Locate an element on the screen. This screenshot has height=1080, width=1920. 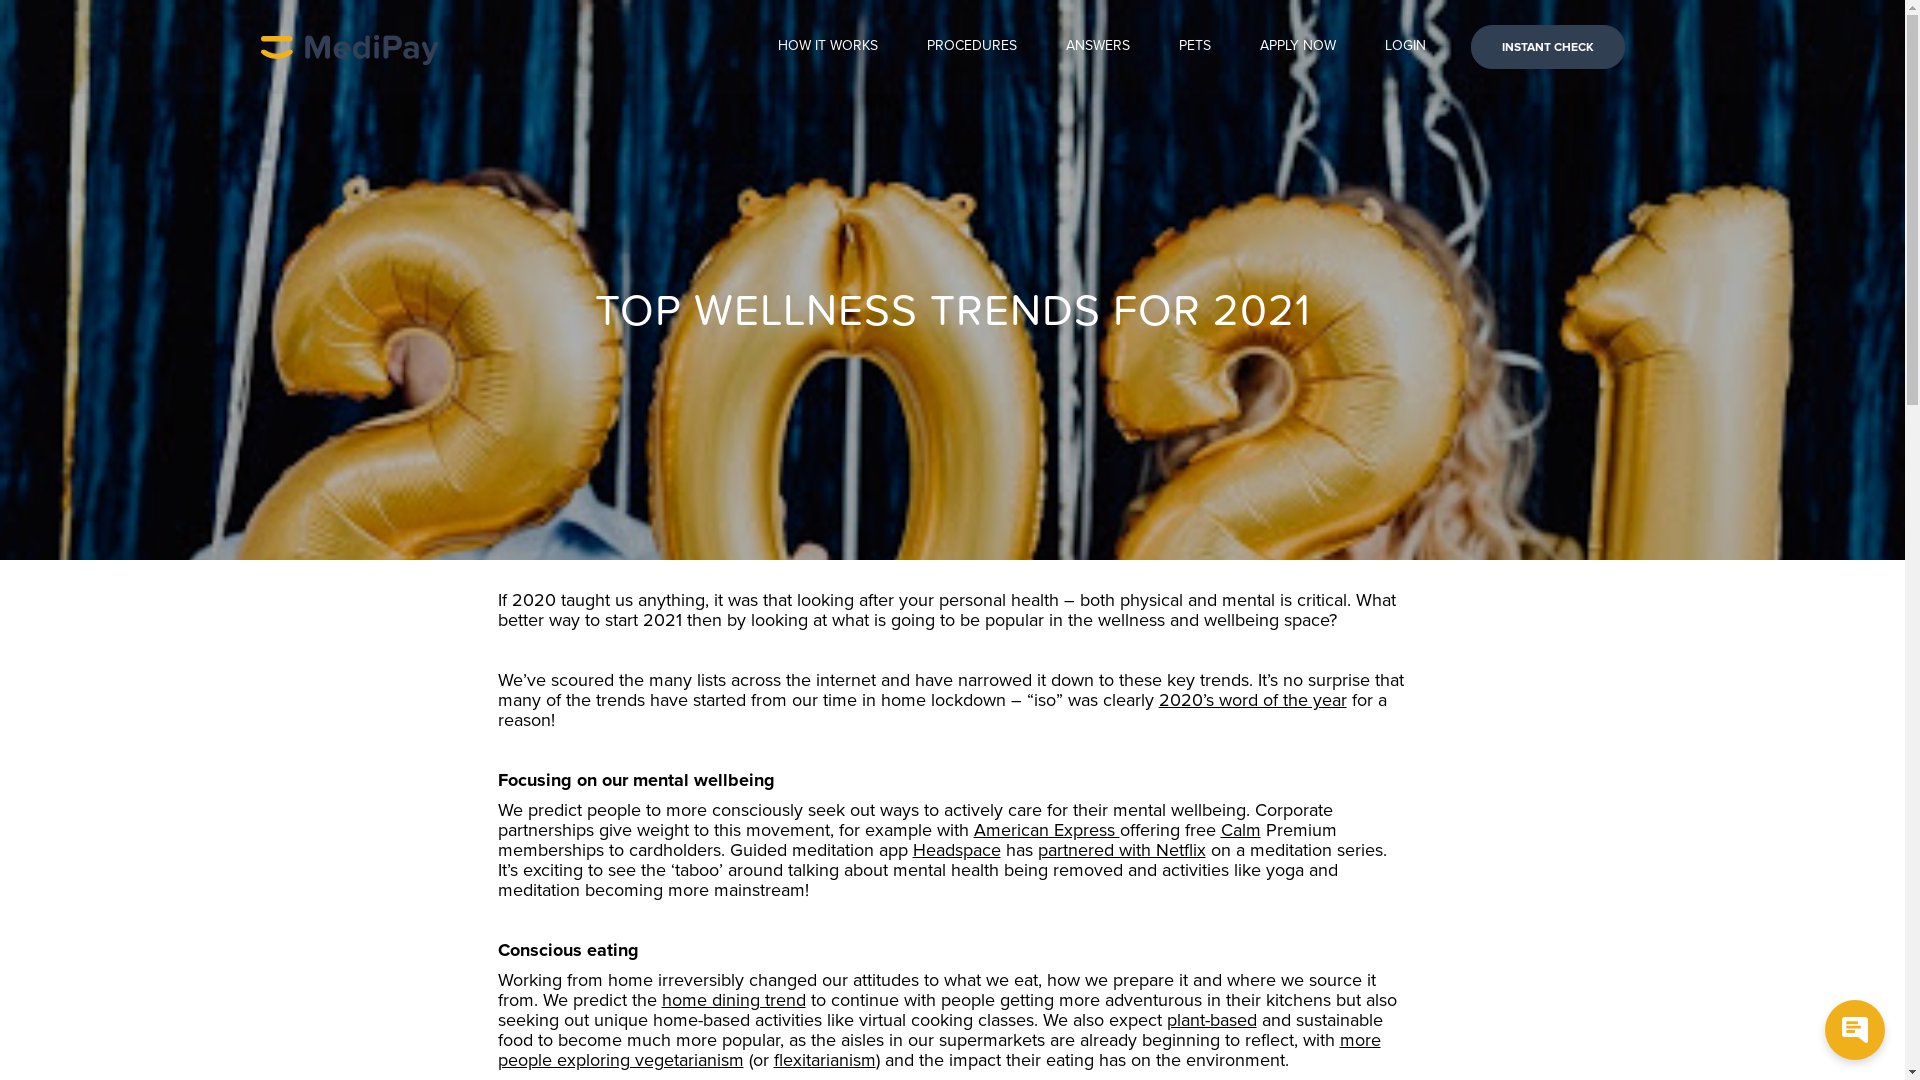
'Calm' is located at coordinates (1218, 829).